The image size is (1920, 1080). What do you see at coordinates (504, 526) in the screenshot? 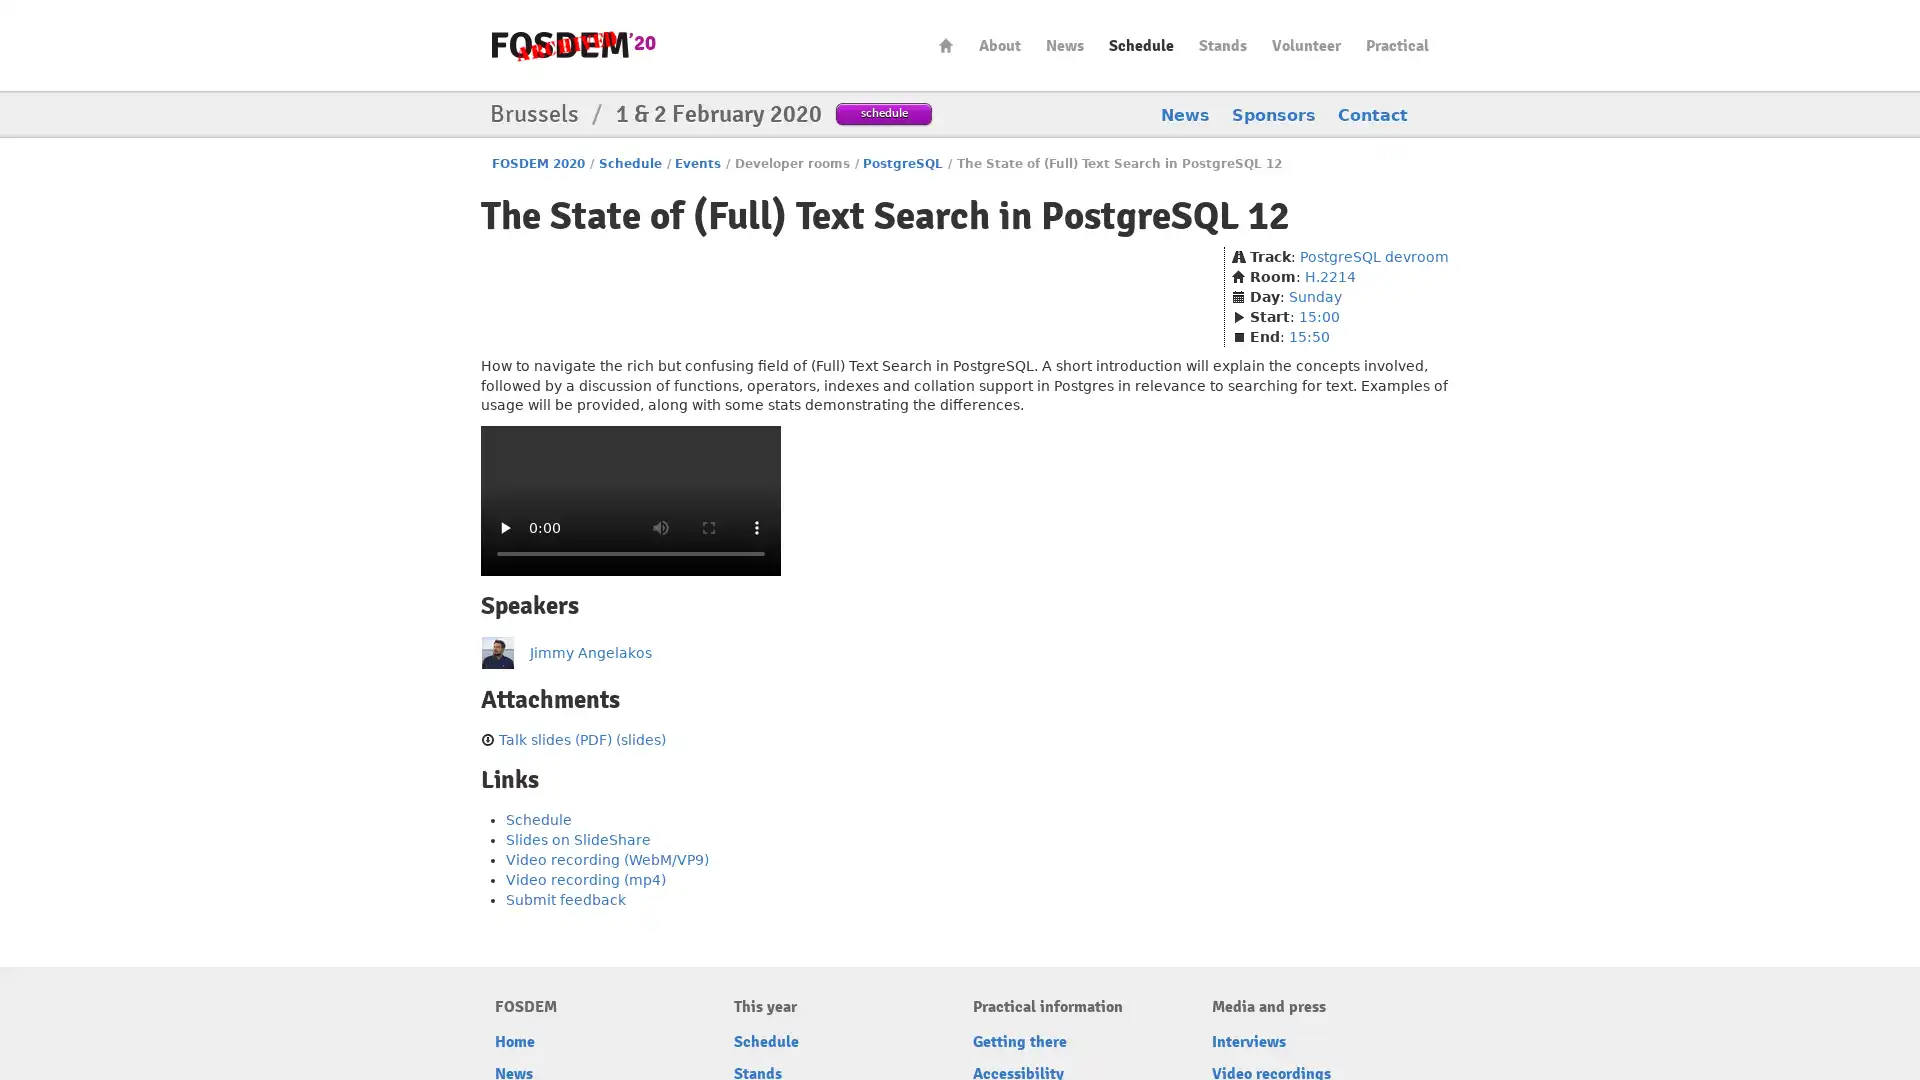
I see `play` at bounding box center [504, 526].